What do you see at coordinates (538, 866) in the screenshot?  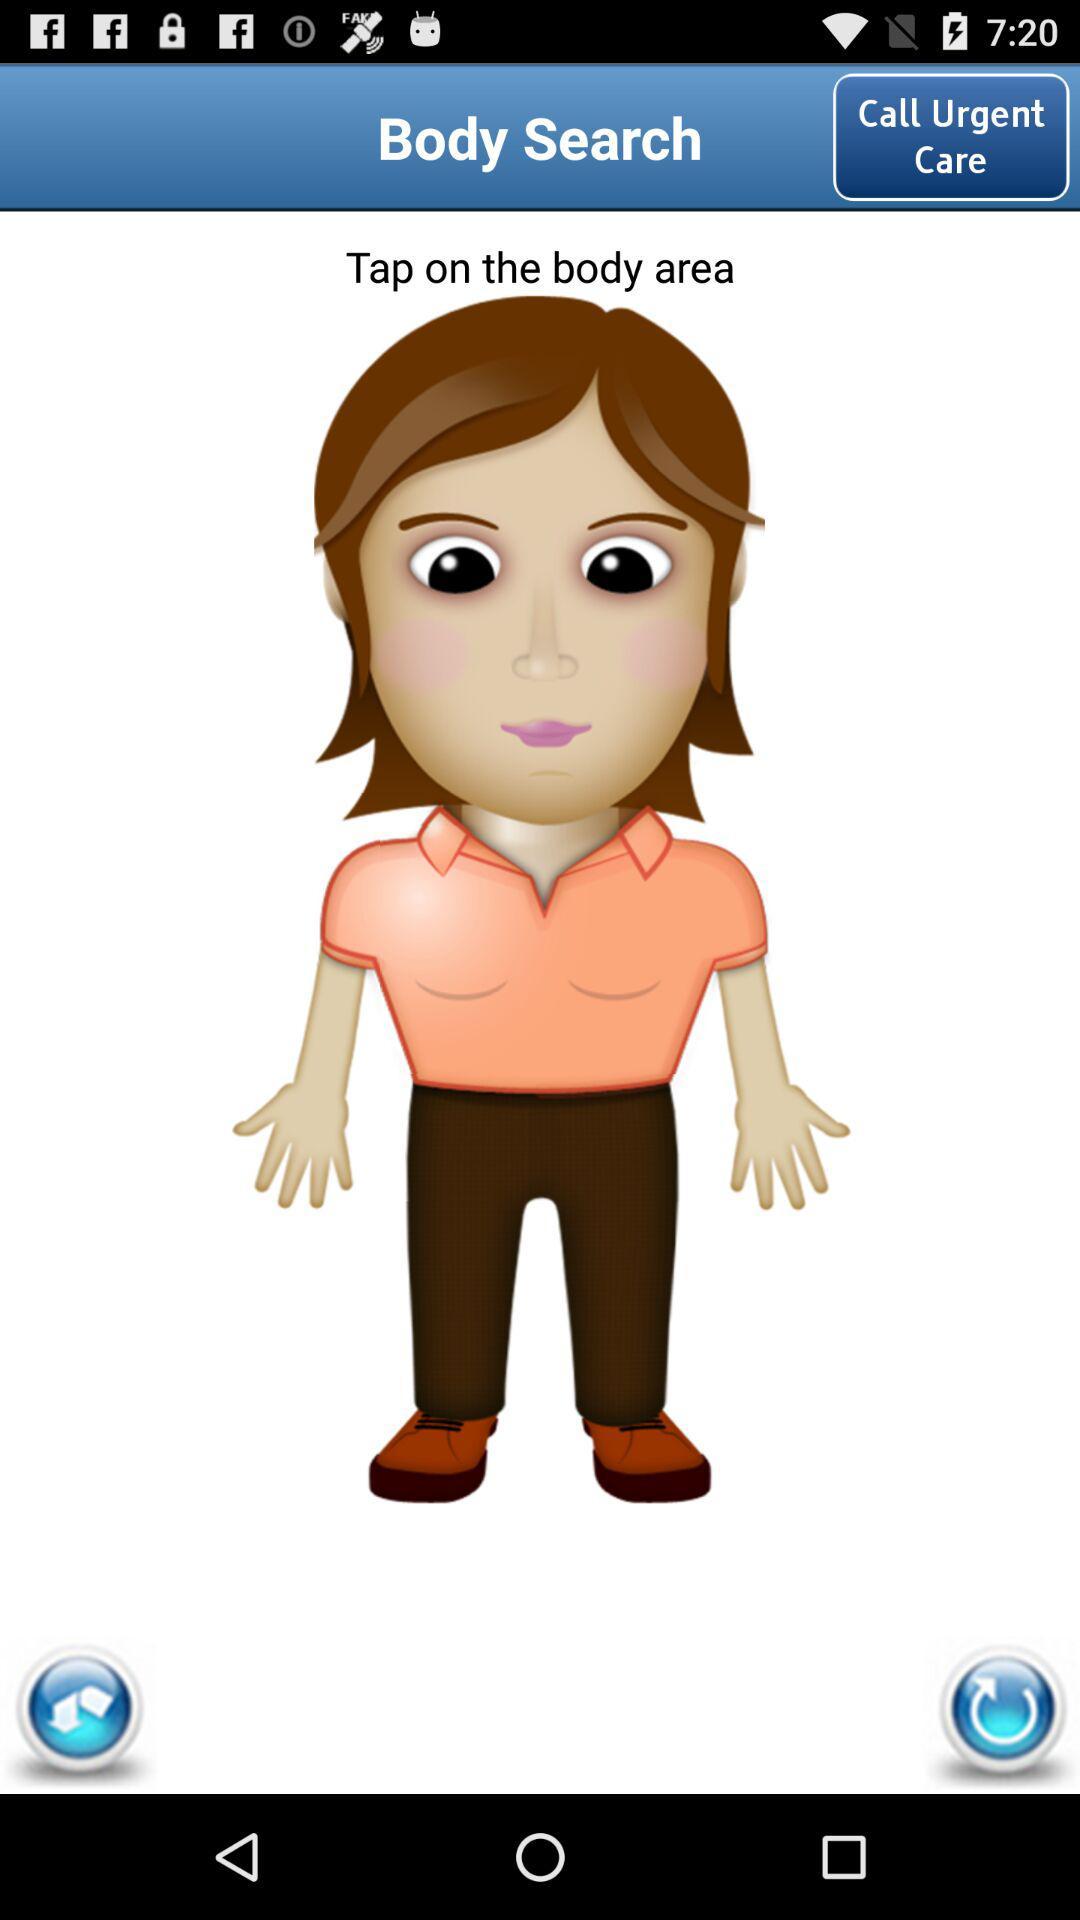 I see `the font icon` at bounding box center [538, 866].